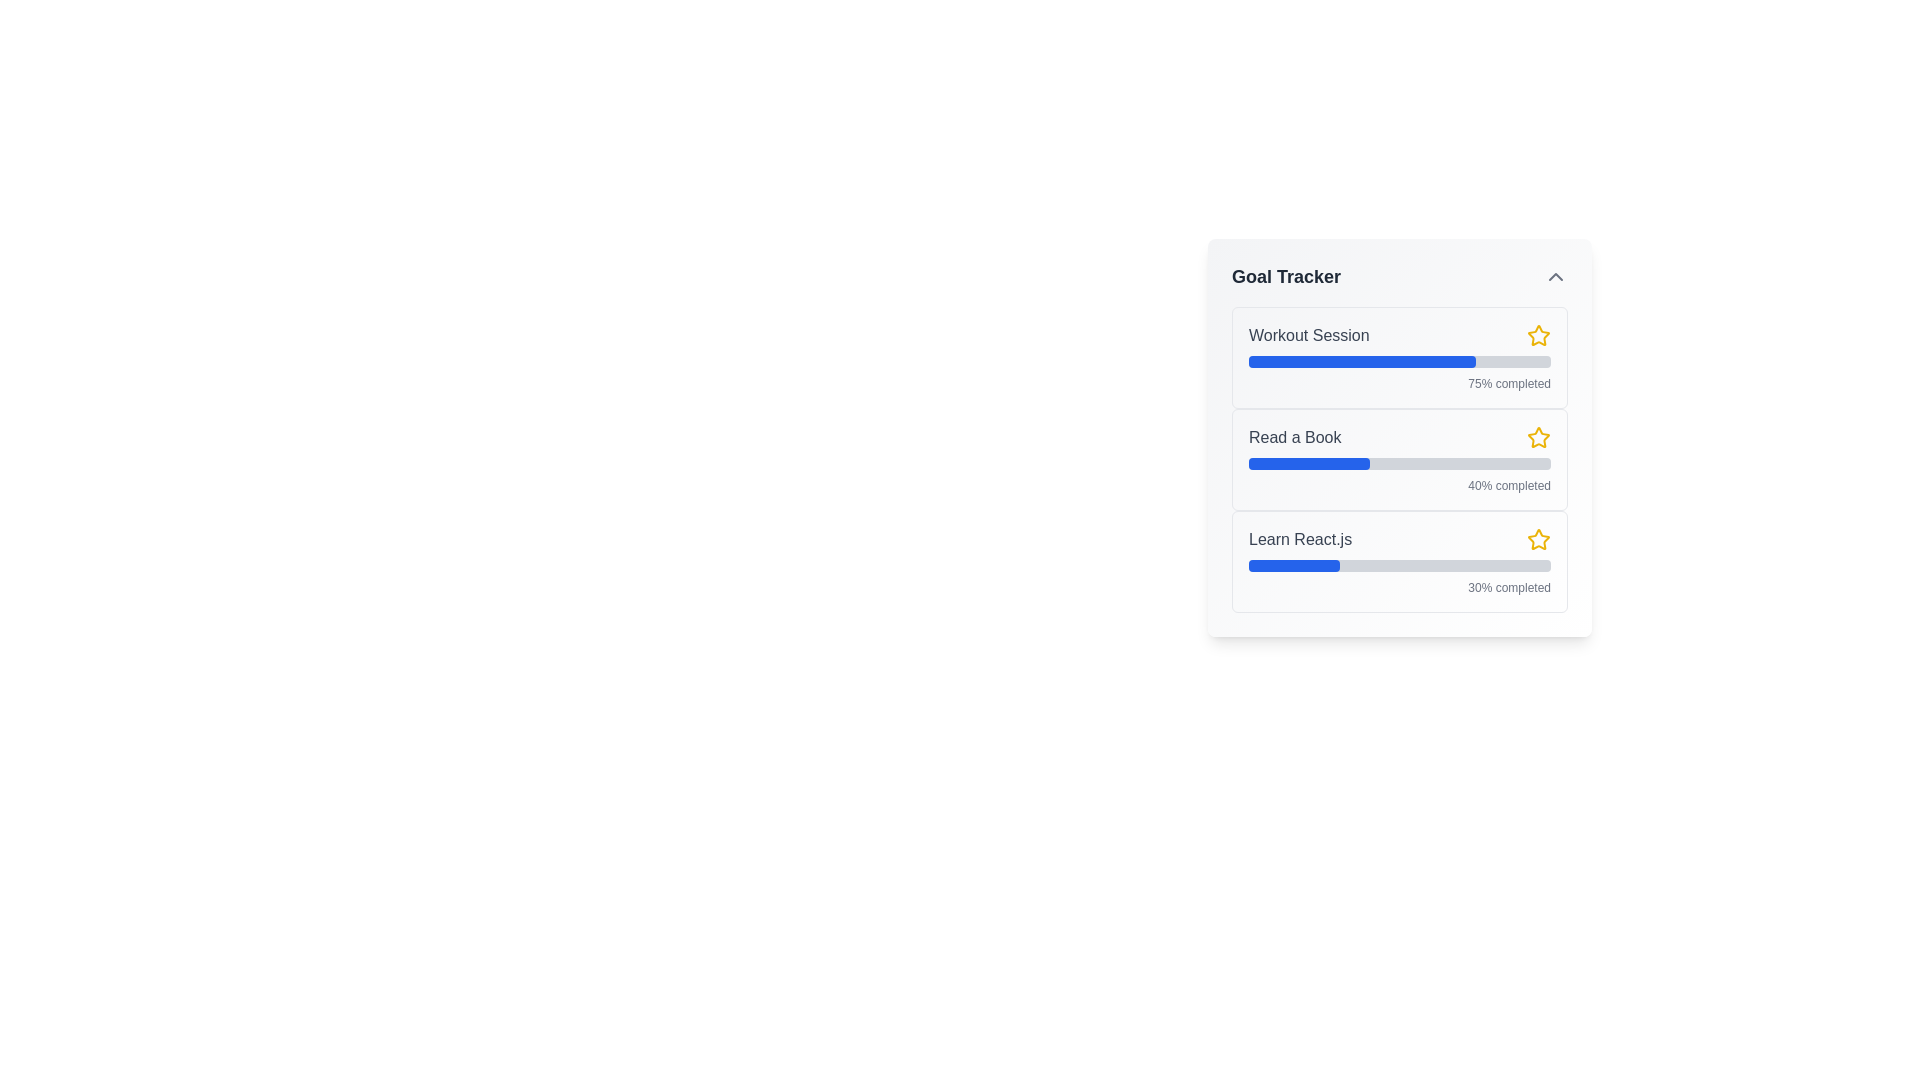 The image size is (1920, 1080). What do you see at coordinates (1554, 277) in the screenshot?
I see `the button in the top-right corner of the 'Goal Tracker' section, which triggers a collapsing or minimizing action for that section` at bounding box center [1554, 277].